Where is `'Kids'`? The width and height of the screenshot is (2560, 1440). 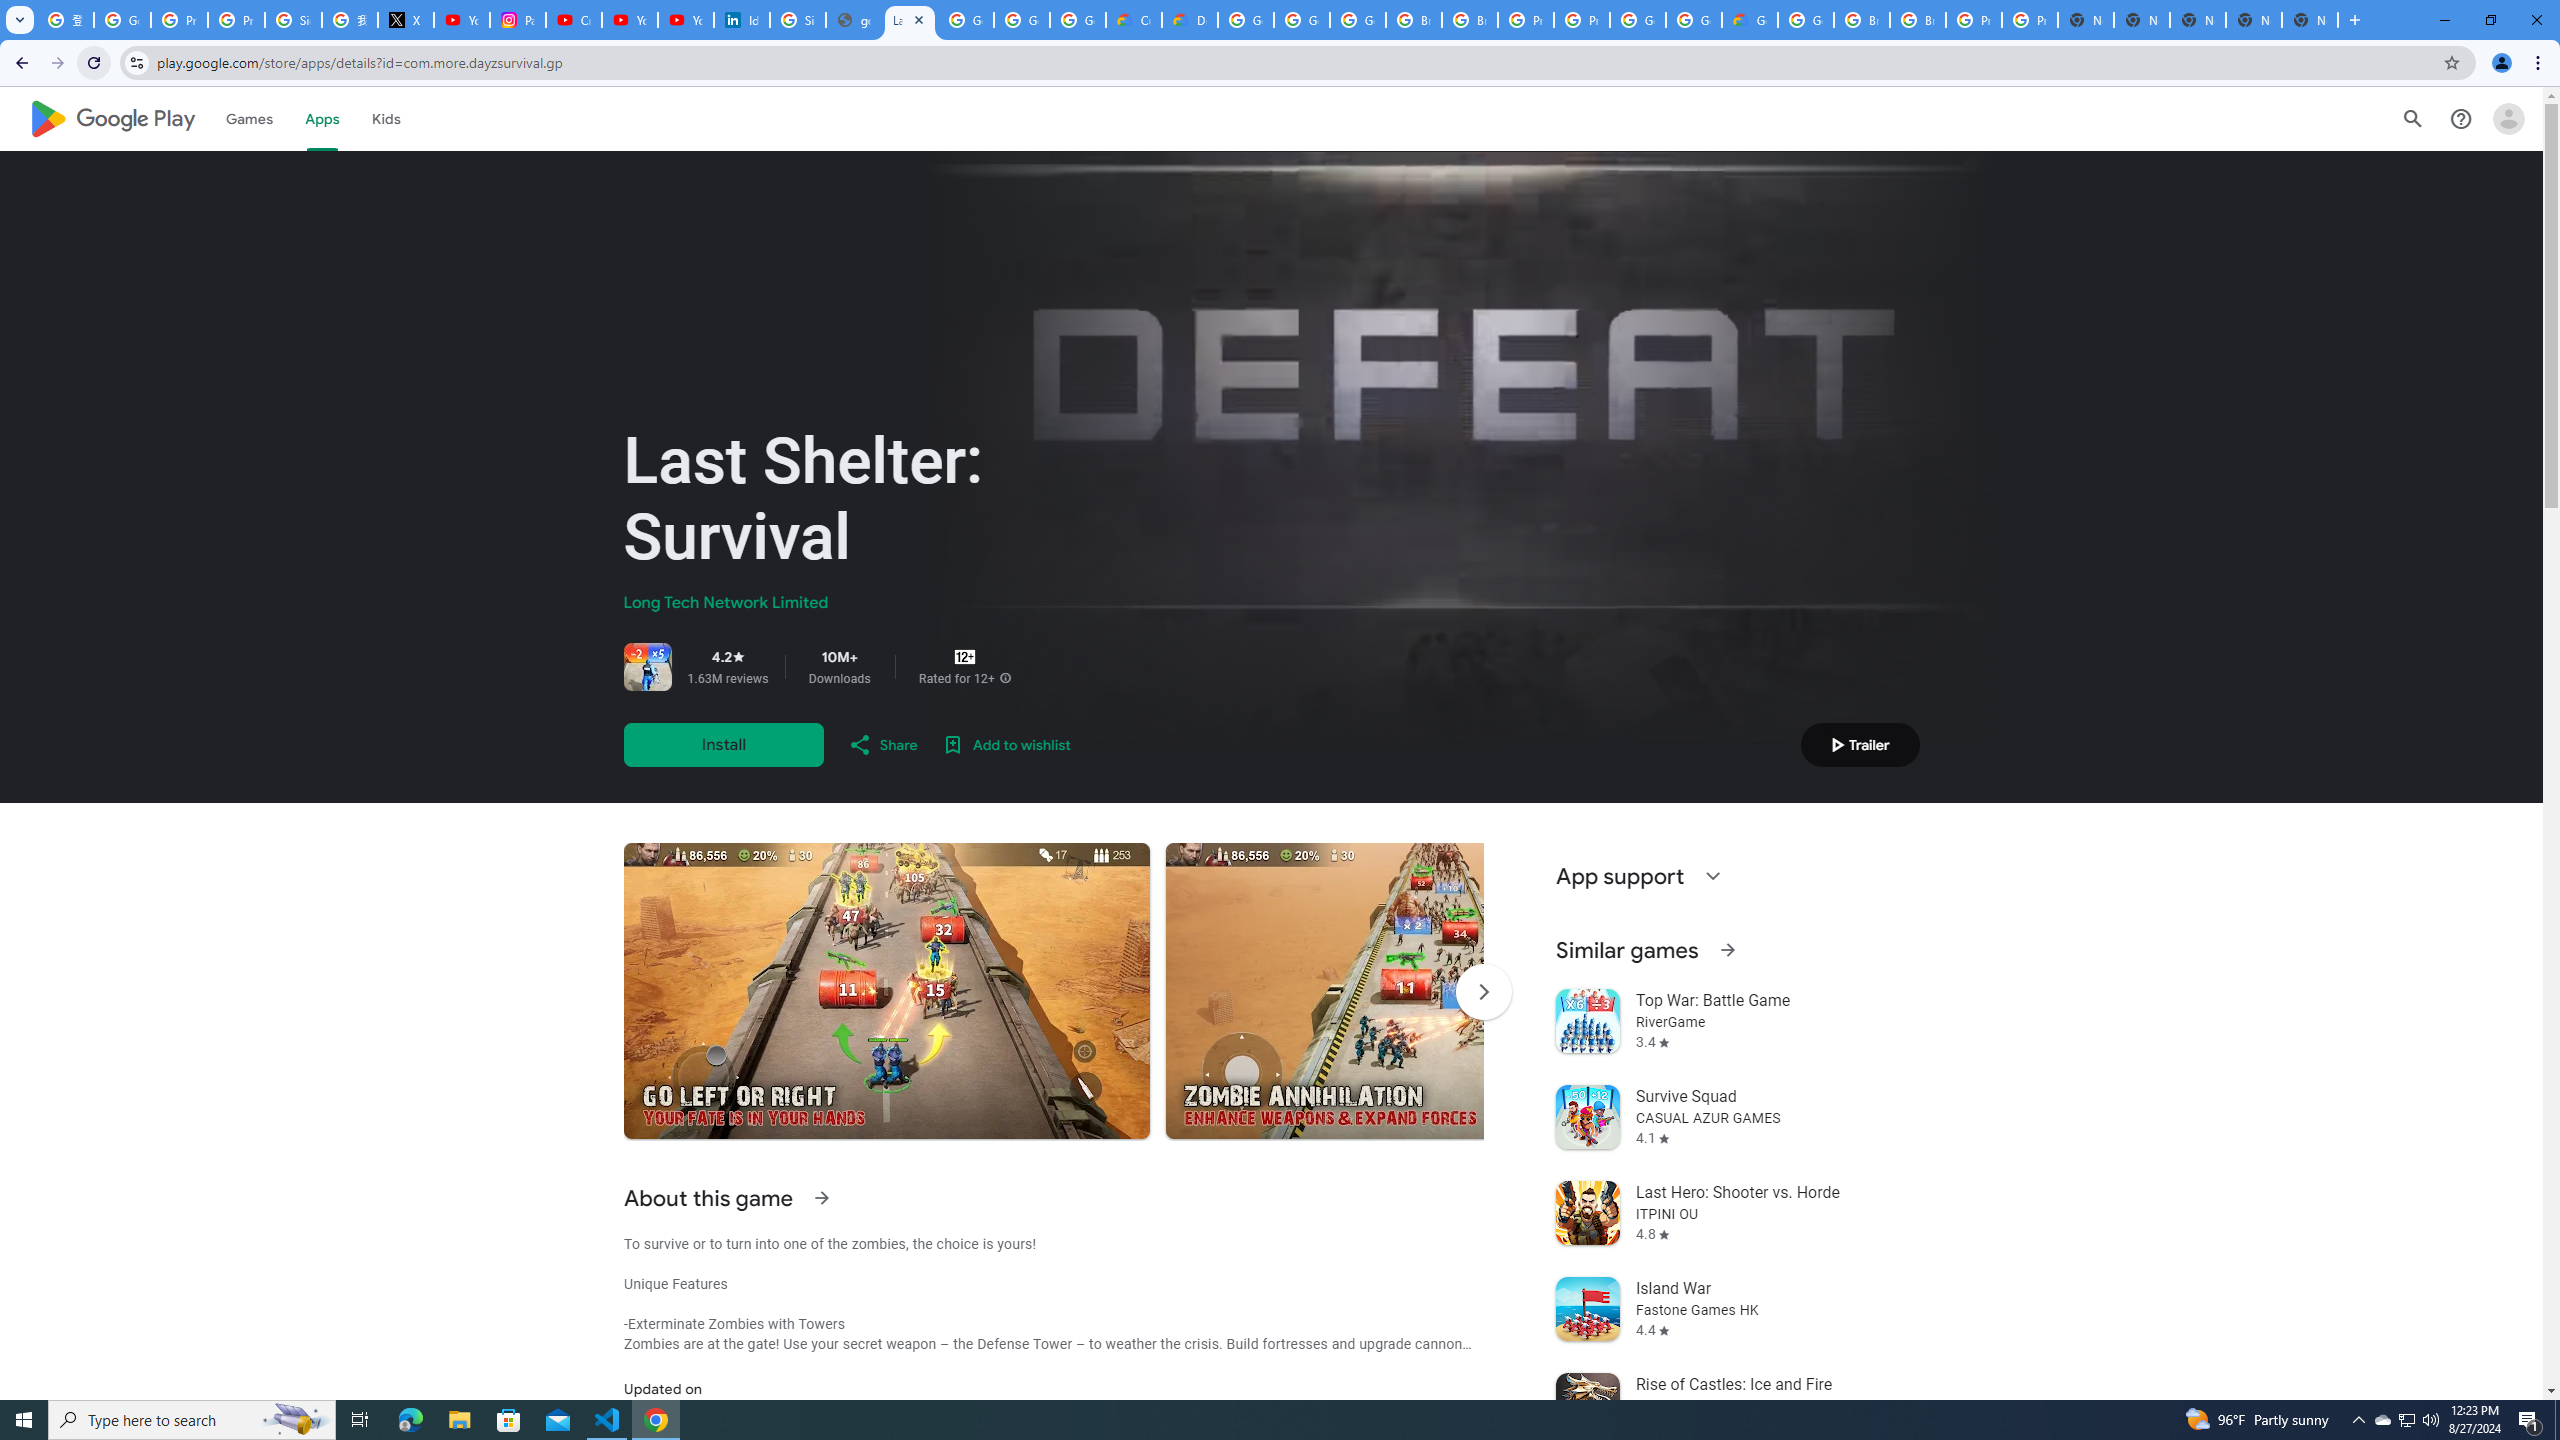
'Kids' is located at coordinates (386, 118).